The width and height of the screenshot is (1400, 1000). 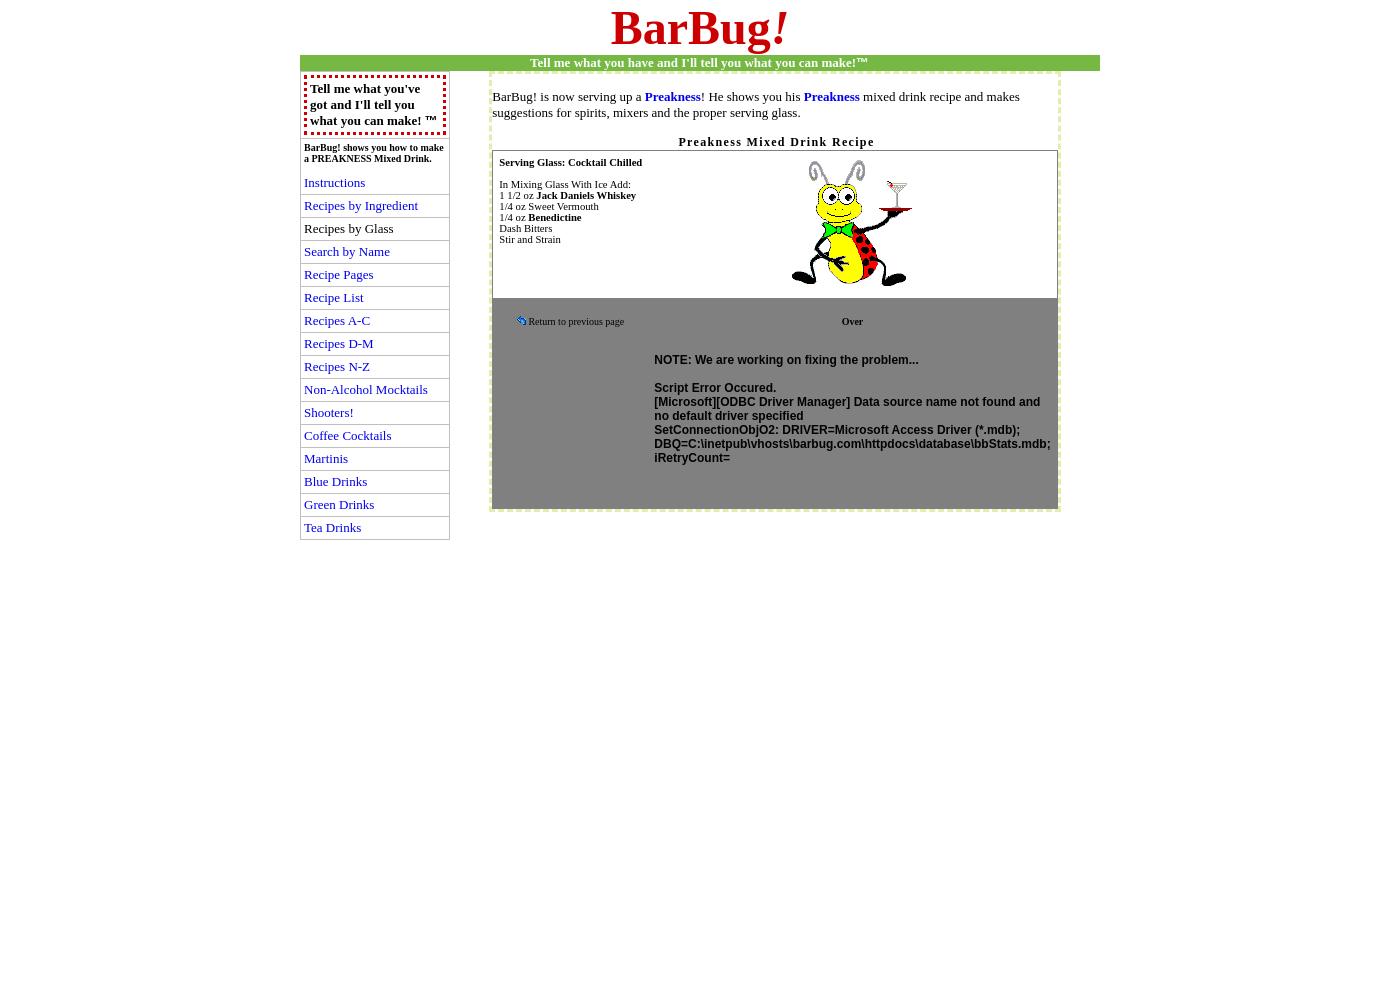 I want to click on 'Over', so click(x=852, y=320).